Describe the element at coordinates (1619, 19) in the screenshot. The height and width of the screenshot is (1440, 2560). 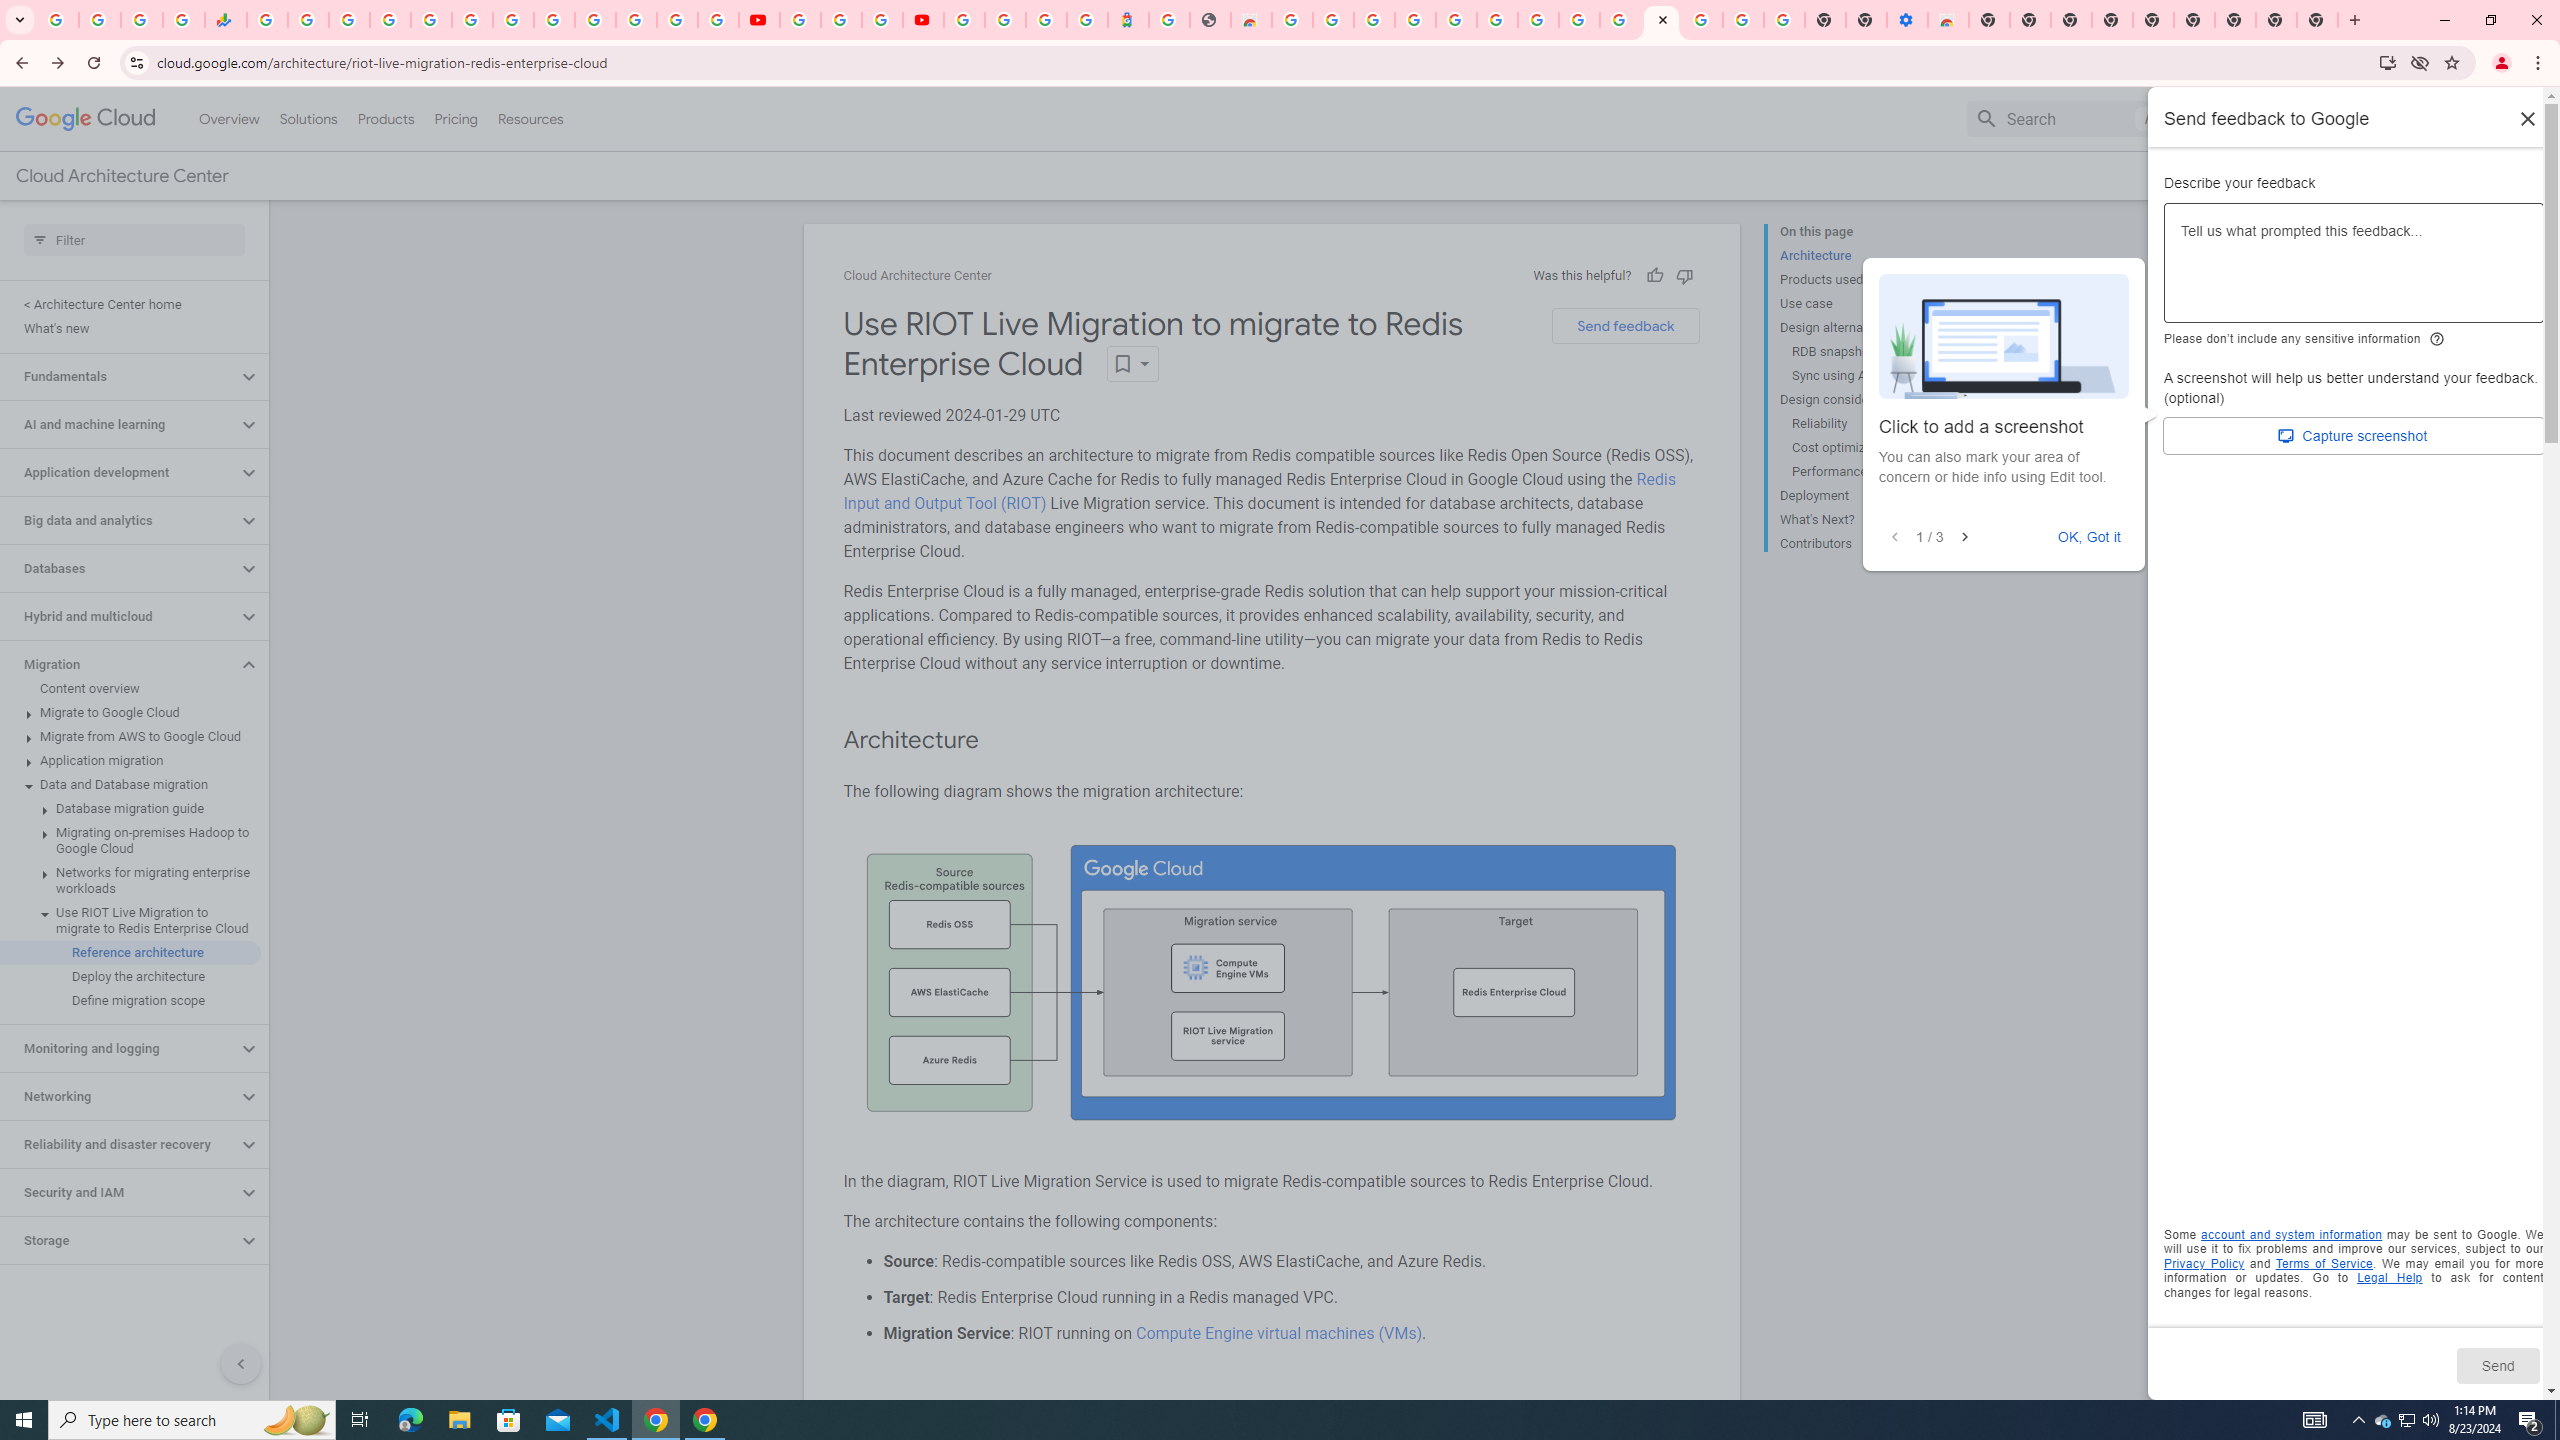
I see `'Browse the Google Chrome Community - Google Chrome Community'` at that location.